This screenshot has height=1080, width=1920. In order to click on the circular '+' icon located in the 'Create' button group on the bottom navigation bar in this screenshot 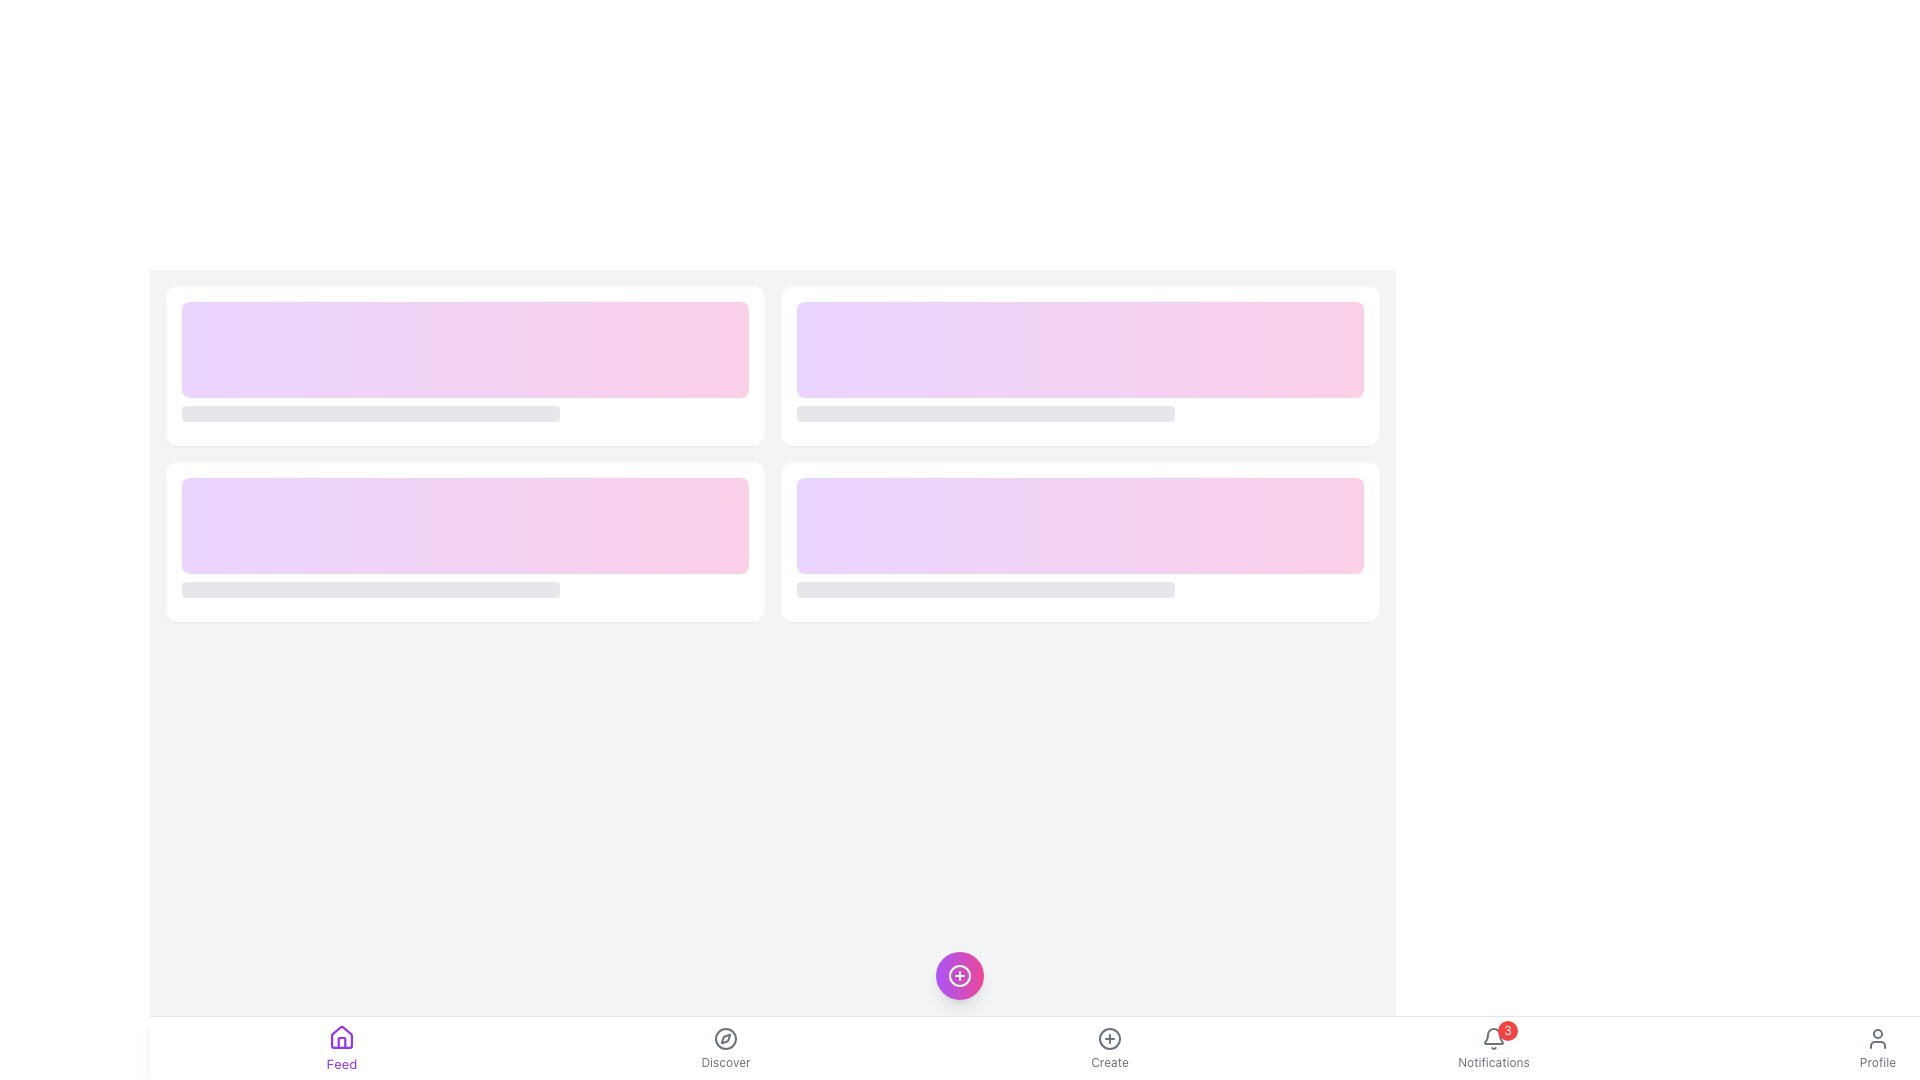, I will do `click(1108, 1036)`.